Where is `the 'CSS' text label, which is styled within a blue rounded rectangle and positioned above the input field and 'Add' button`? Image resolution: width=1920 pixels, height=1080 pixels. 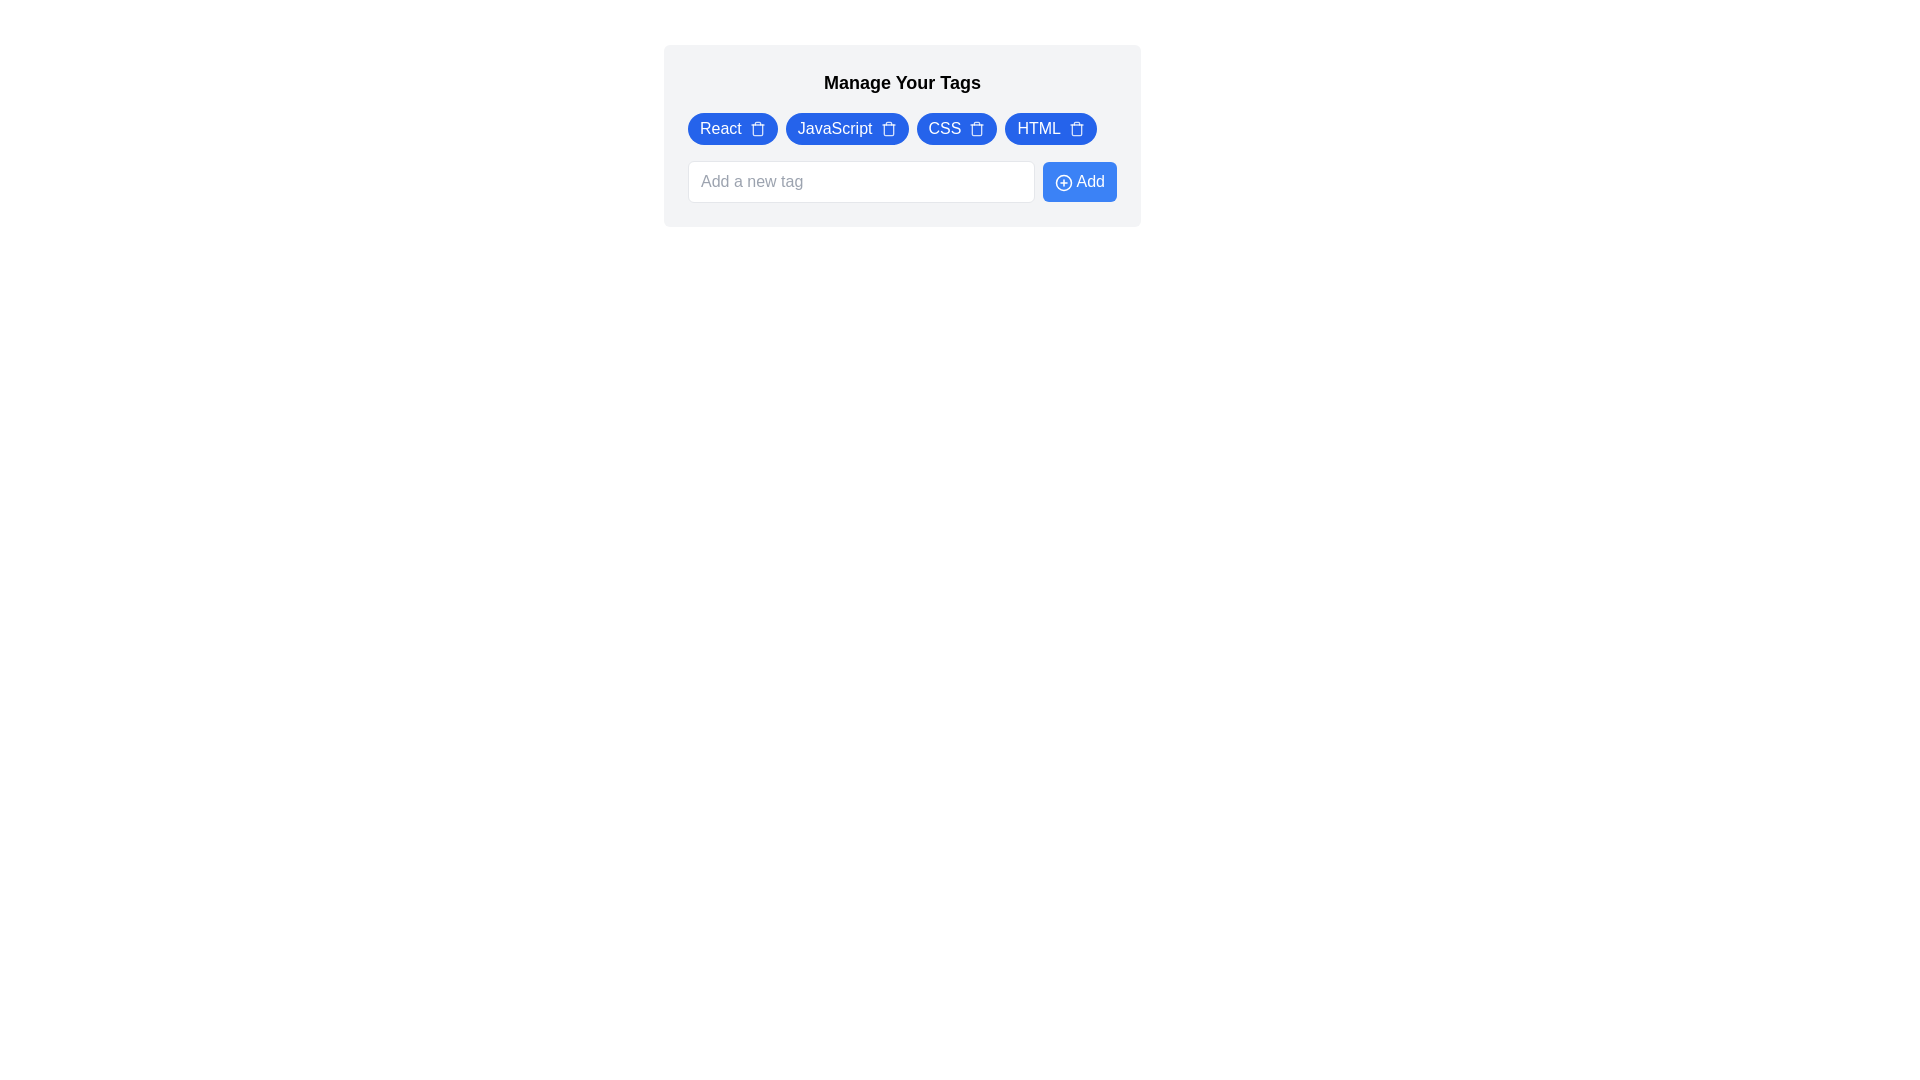
the 'CSS' text label, which is styled within a blue rounded rectangle and positioned above the input field and 'Add' button is located at coordinates (943, 128).